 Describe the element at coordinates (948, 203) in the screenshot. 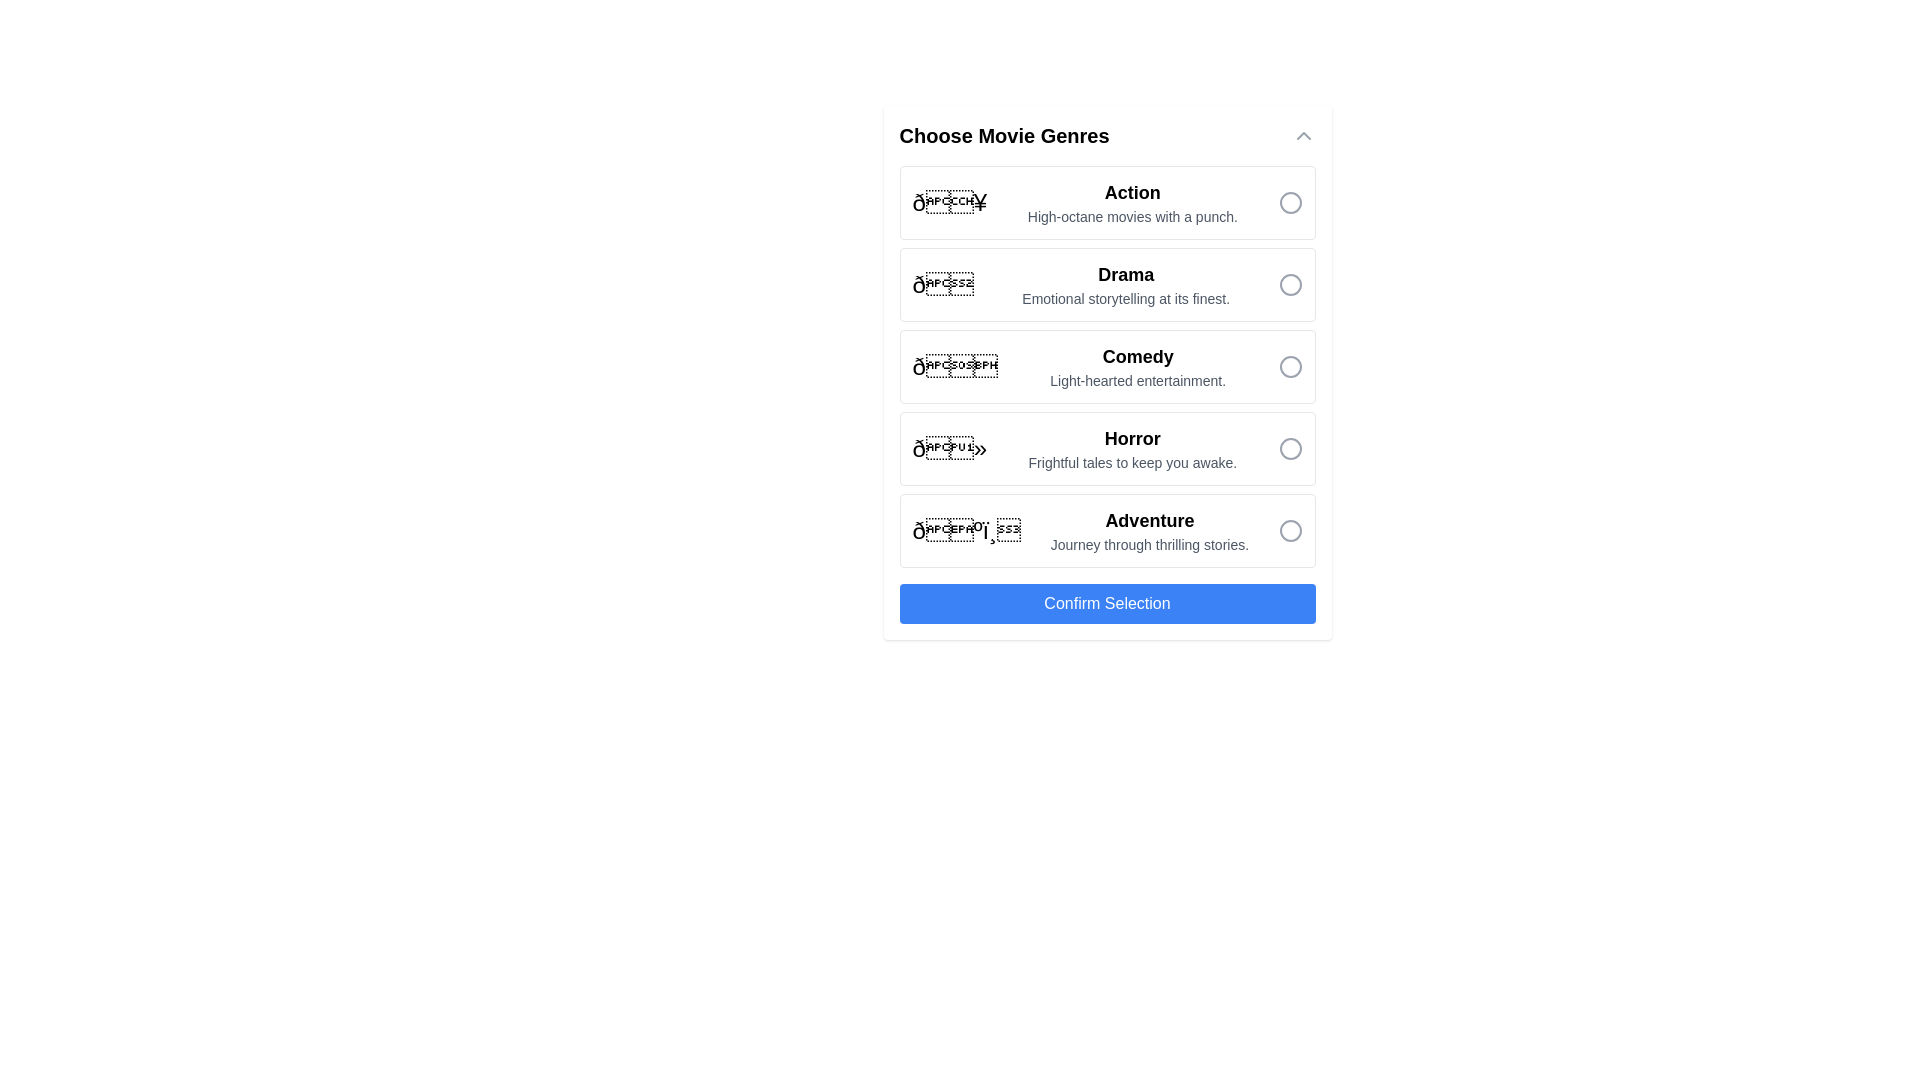

I see `the large flame emoji icon representing the 'Action' movie genre, located at the start of the genre selection row` at that location.